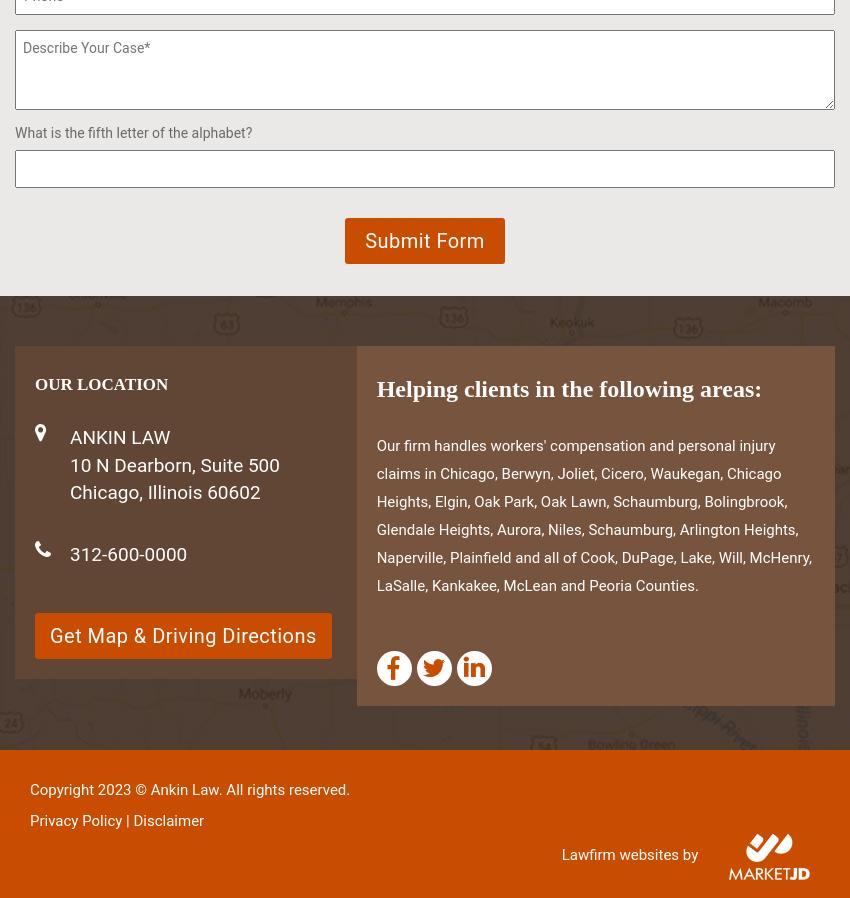 The height and width of the screenshot is (898, 850). Describe the element at coordinates (119, 437) in the screenshot. I see `'ankin law'` at that location.